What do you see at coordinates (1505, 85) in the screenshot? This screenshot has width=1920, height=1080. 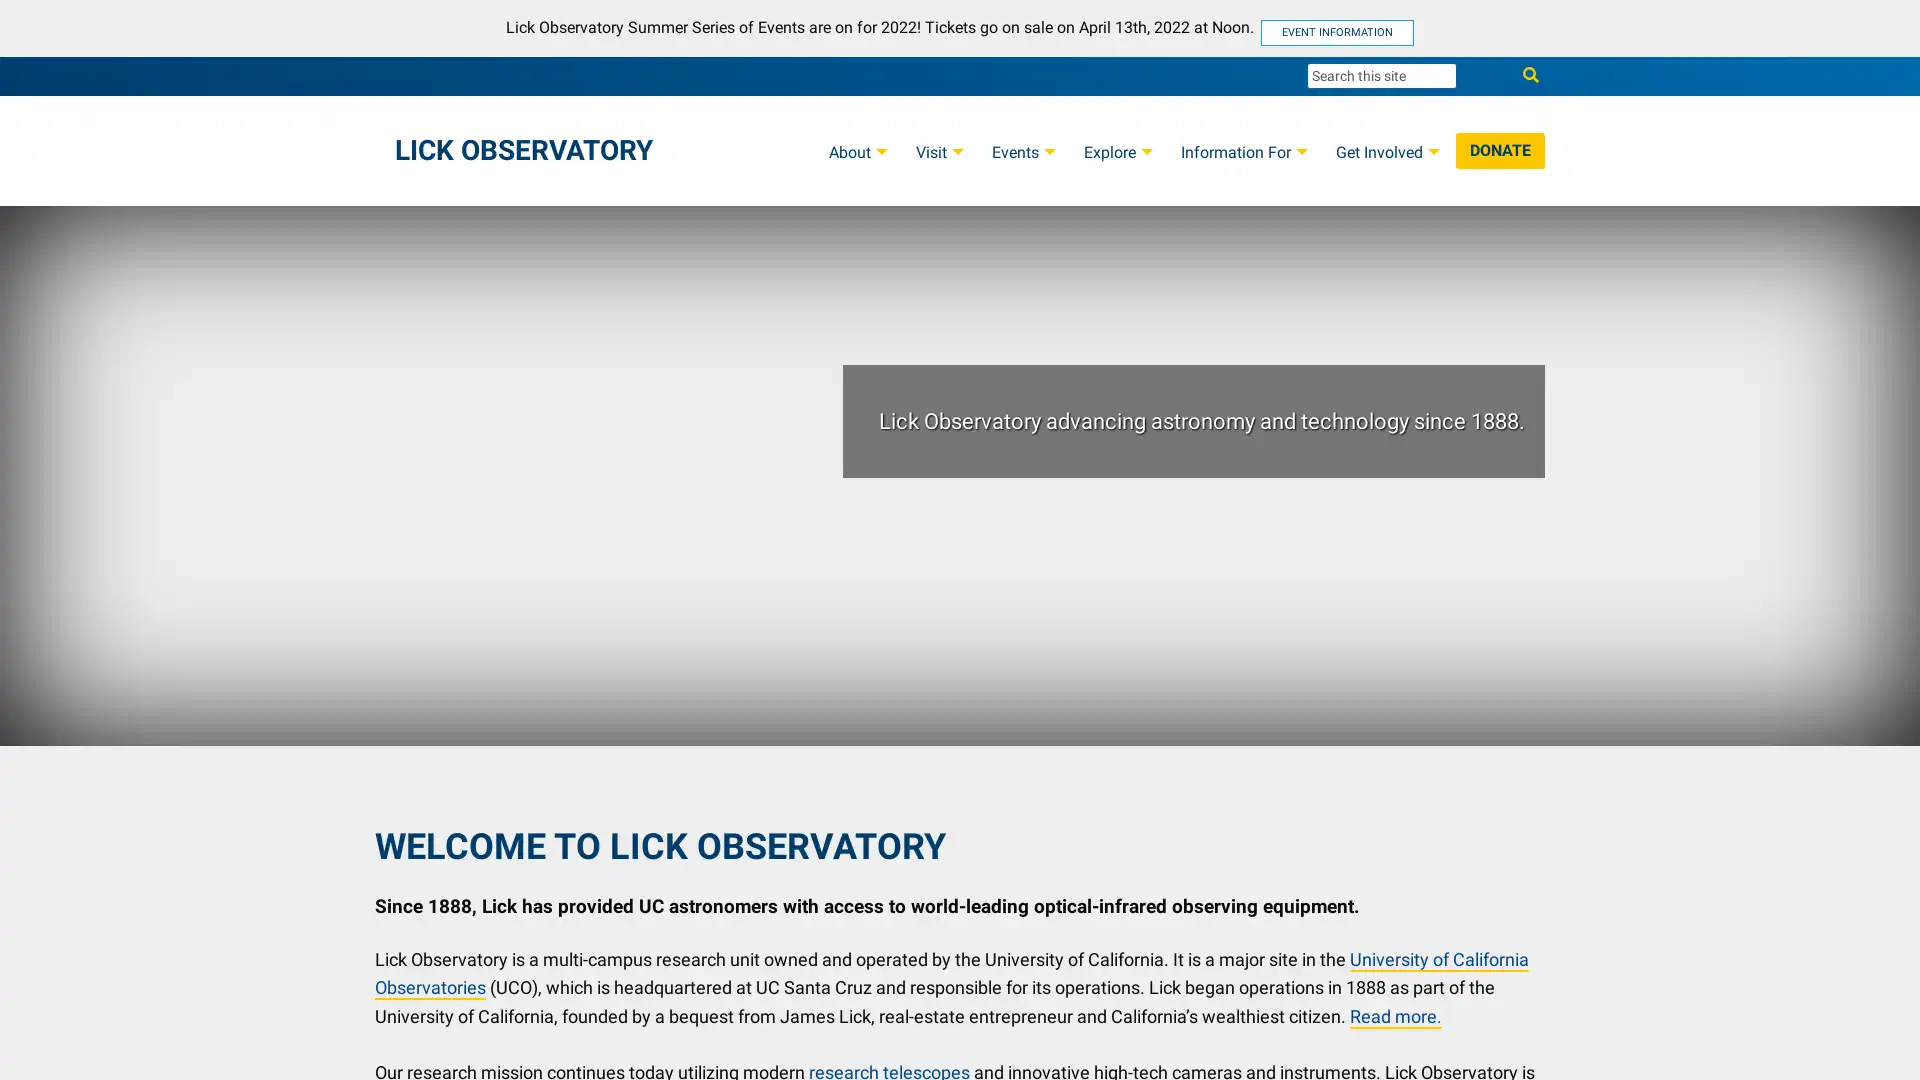 I see `Search` at bounding box center [1505, 85].